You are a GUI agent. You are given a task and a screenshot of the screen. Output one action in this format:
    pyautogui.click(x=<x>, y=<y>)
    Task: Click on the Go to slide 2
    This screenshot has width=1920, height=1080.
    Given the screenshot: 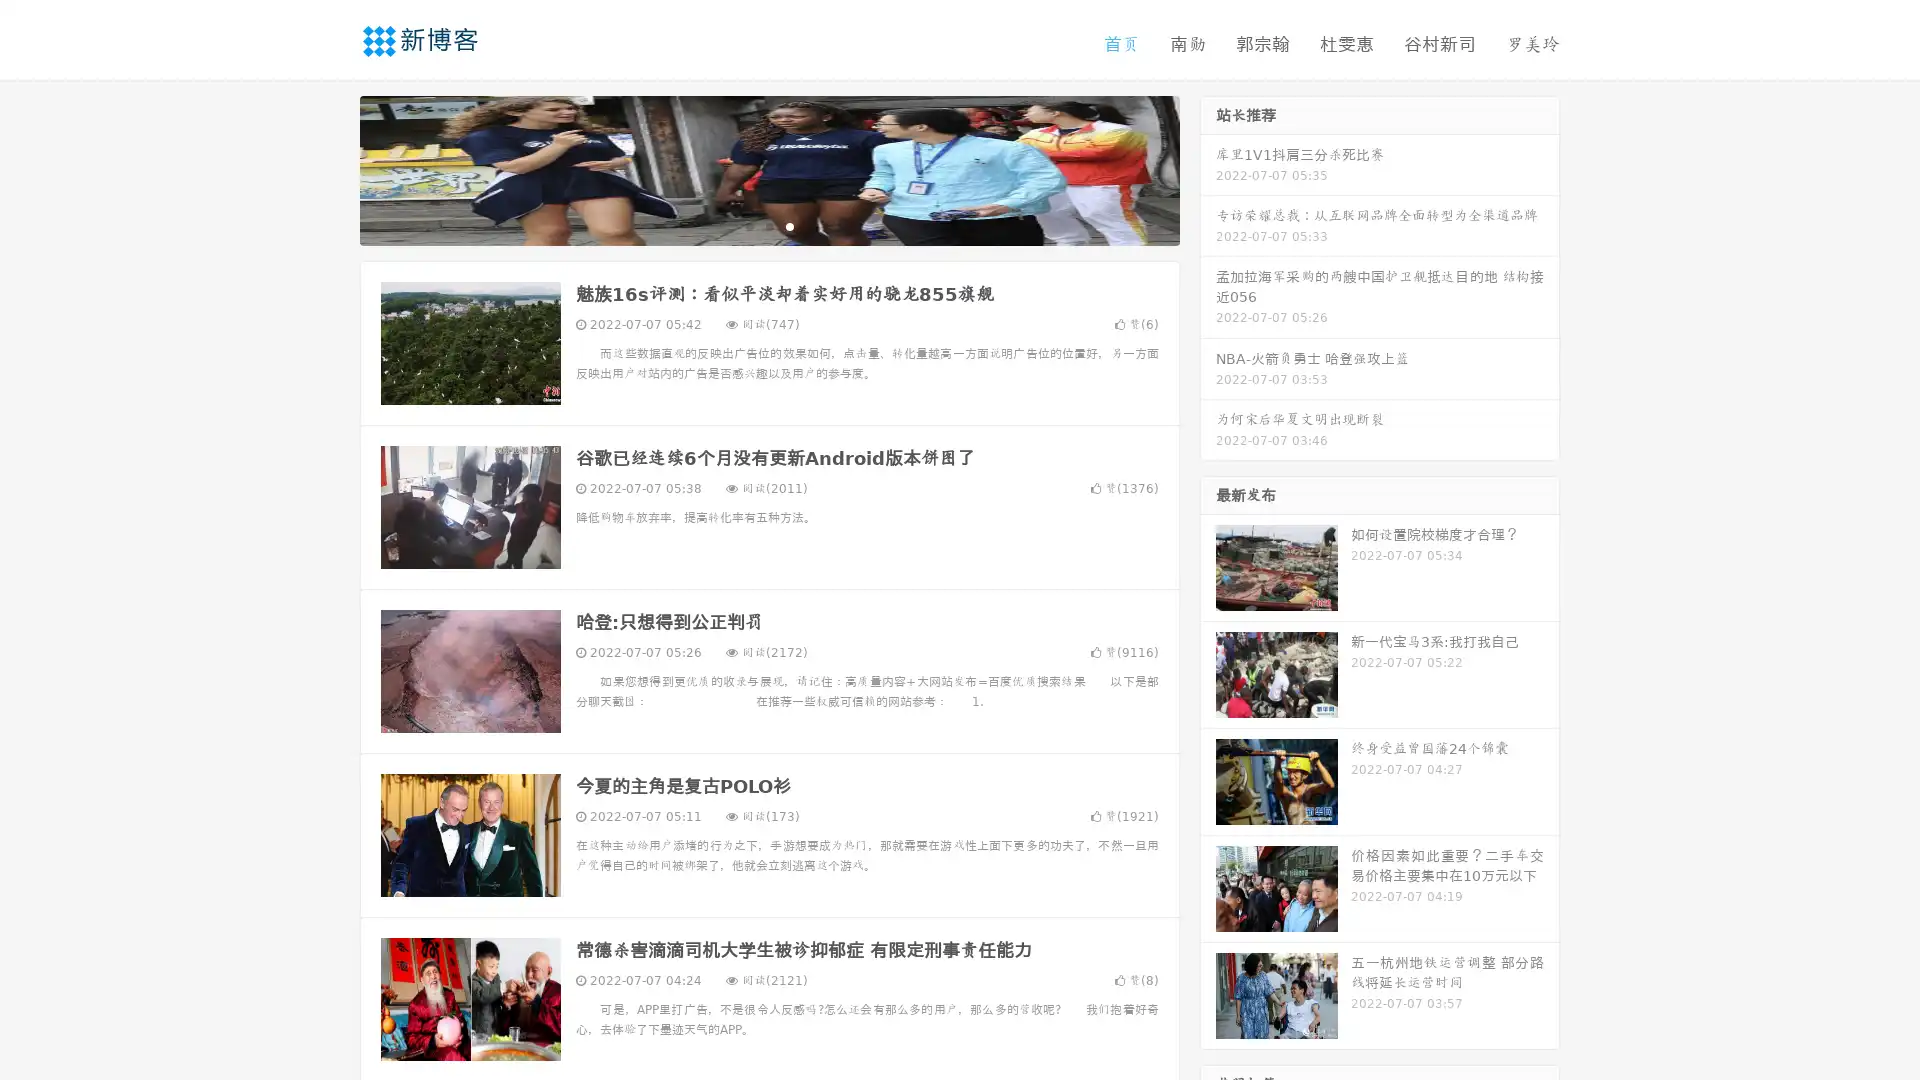 What is the action you would take?
    pyautogui.click(x=768, y=225)
    